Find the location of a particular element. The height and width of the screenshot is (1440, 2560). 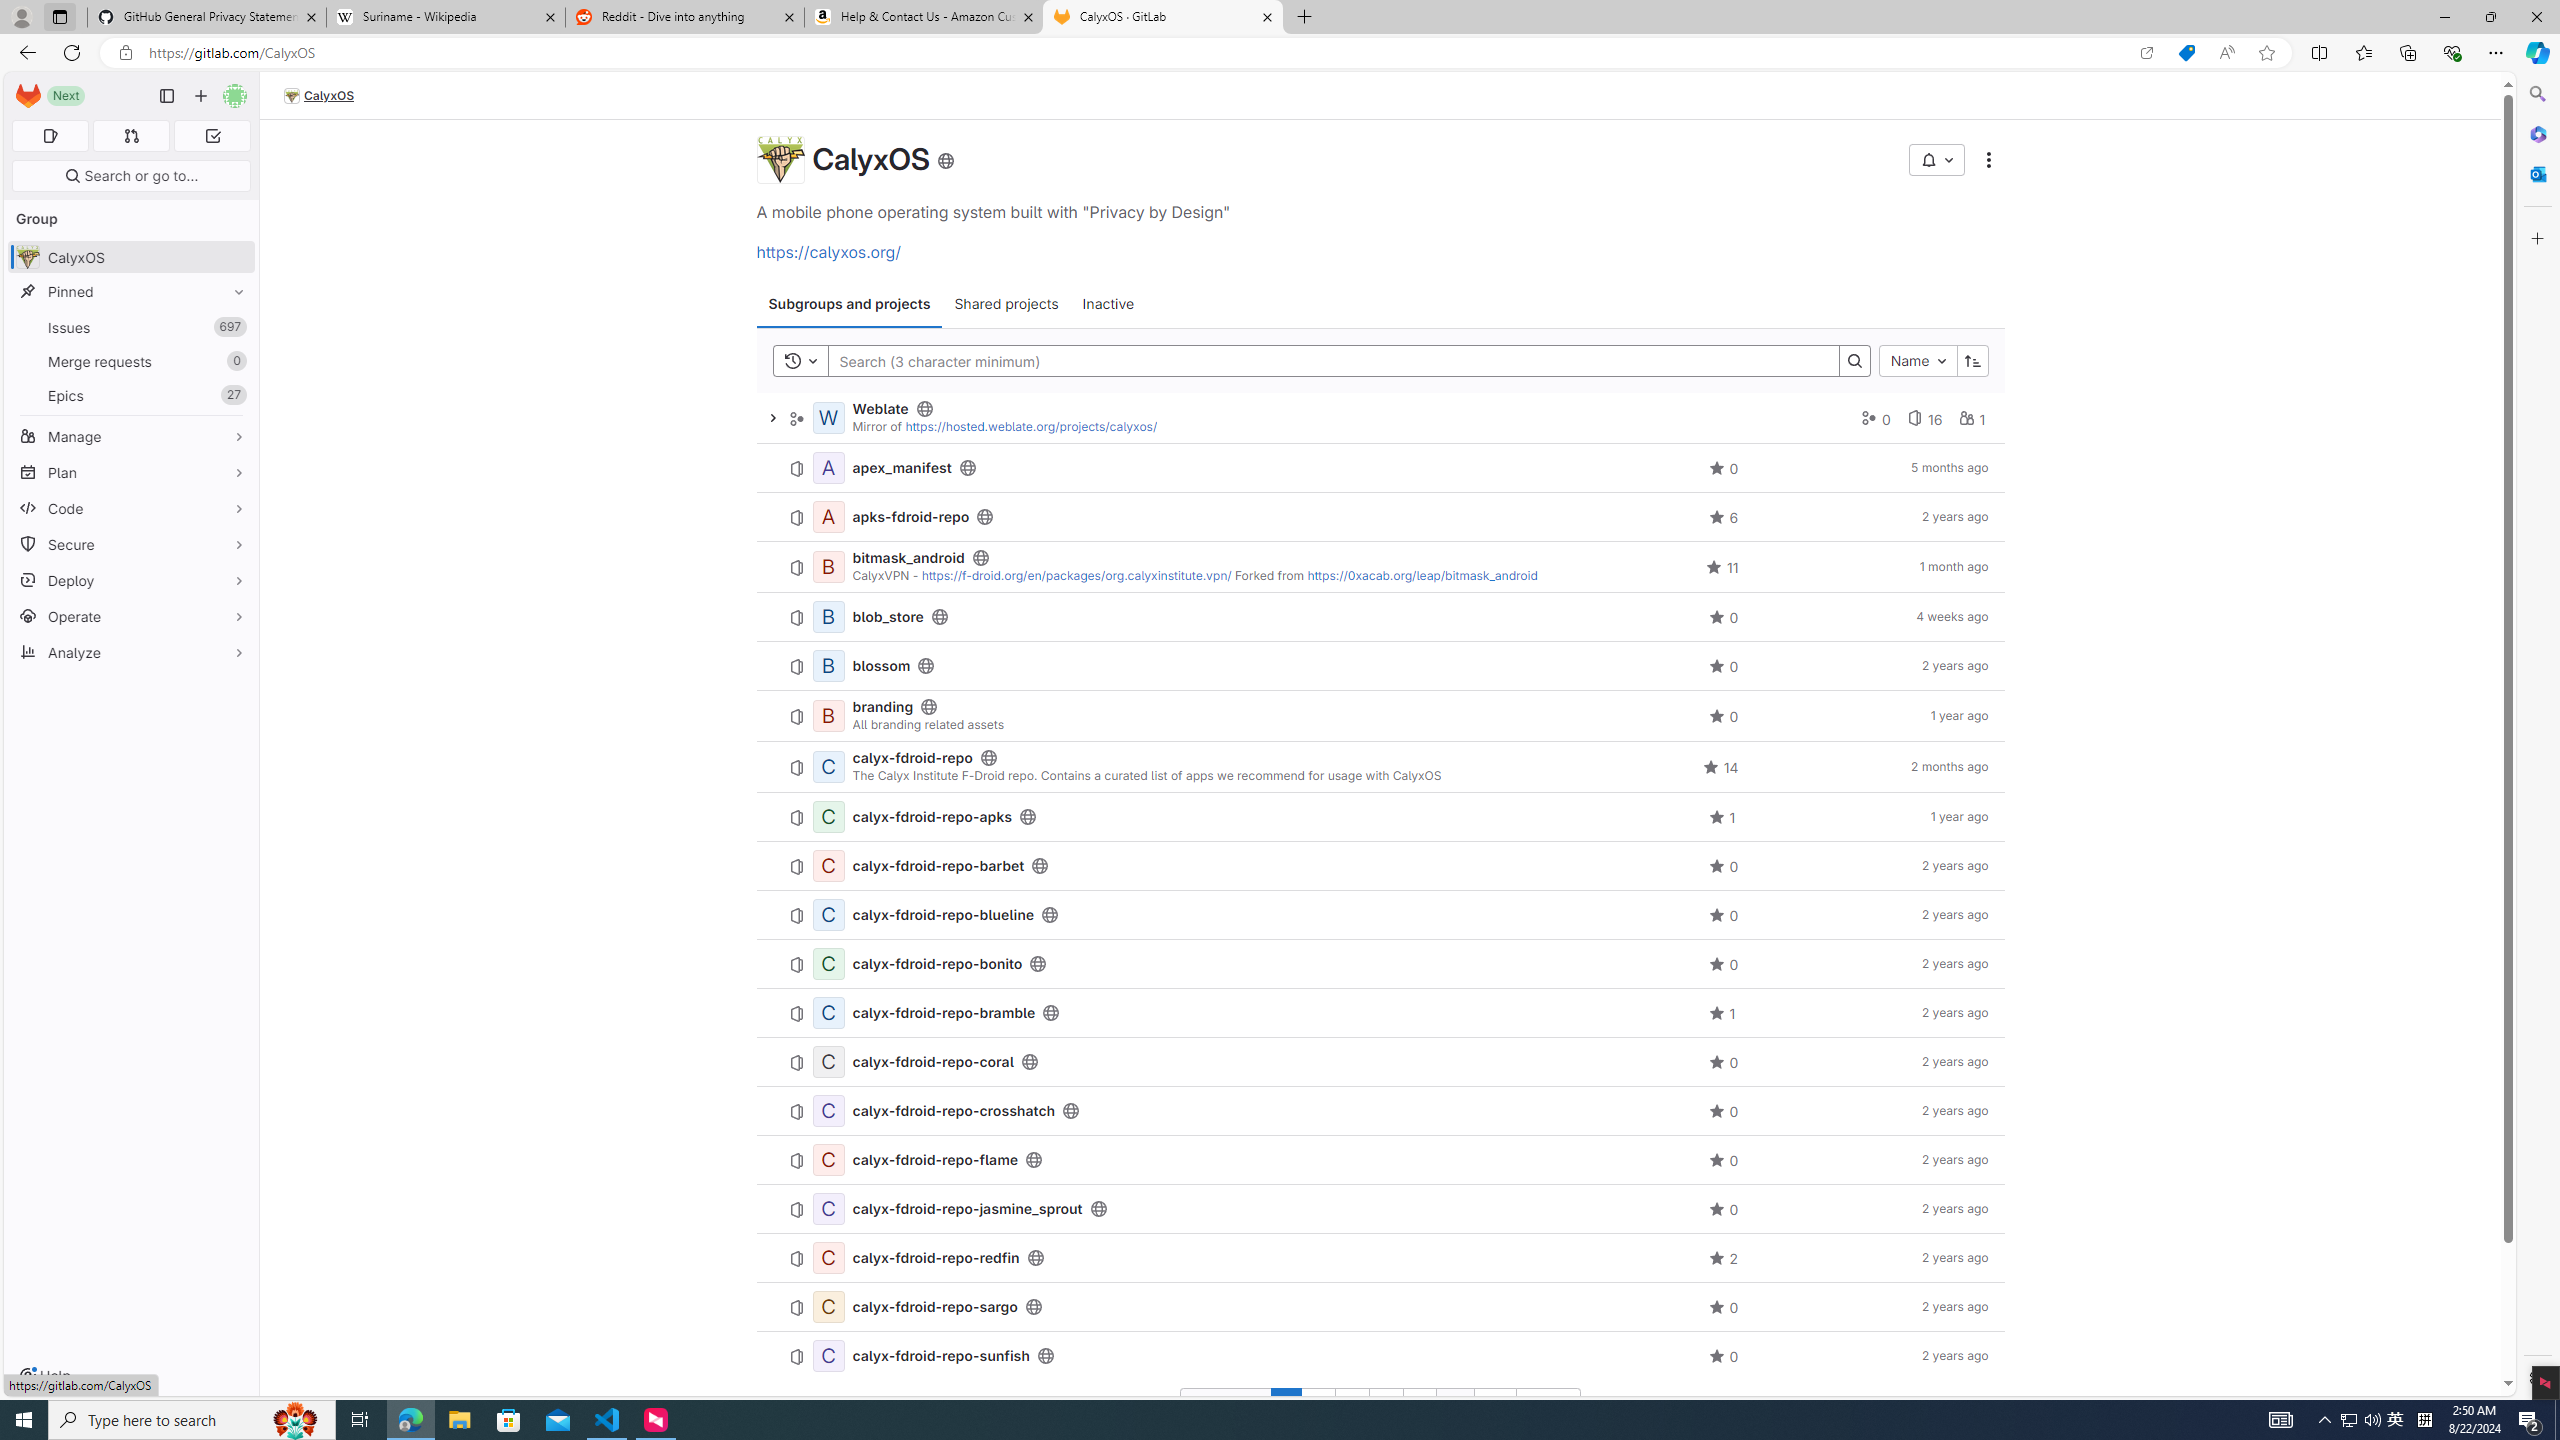

'Issues697' is located at coordinates (130, 326).